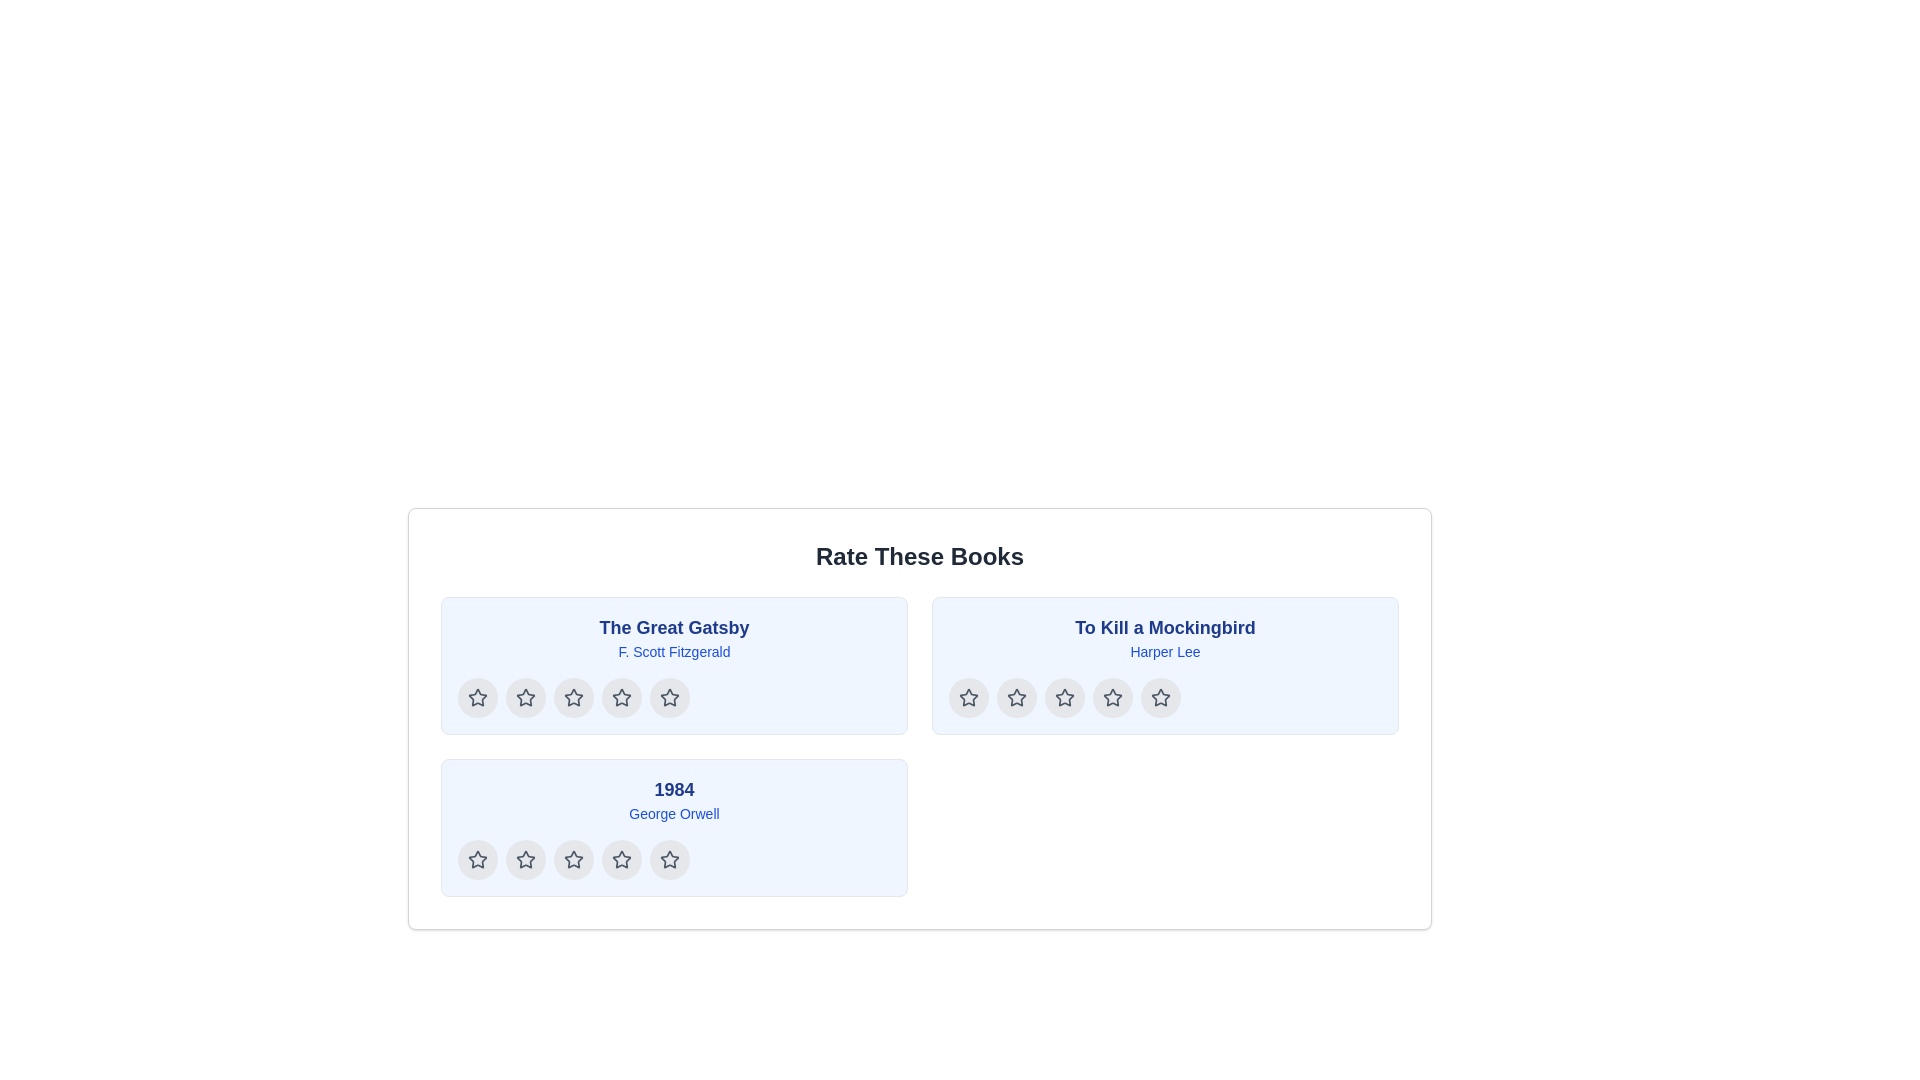 The height and width of the screenshot is (1080, 1920). Describe the element at coordinates (621, 697) in the screenshot. I see `the circular button with a light gray background and a star icon, which is the fourth button in the rating row for the book 'The Great Gatsby', to rate the item` at that location.